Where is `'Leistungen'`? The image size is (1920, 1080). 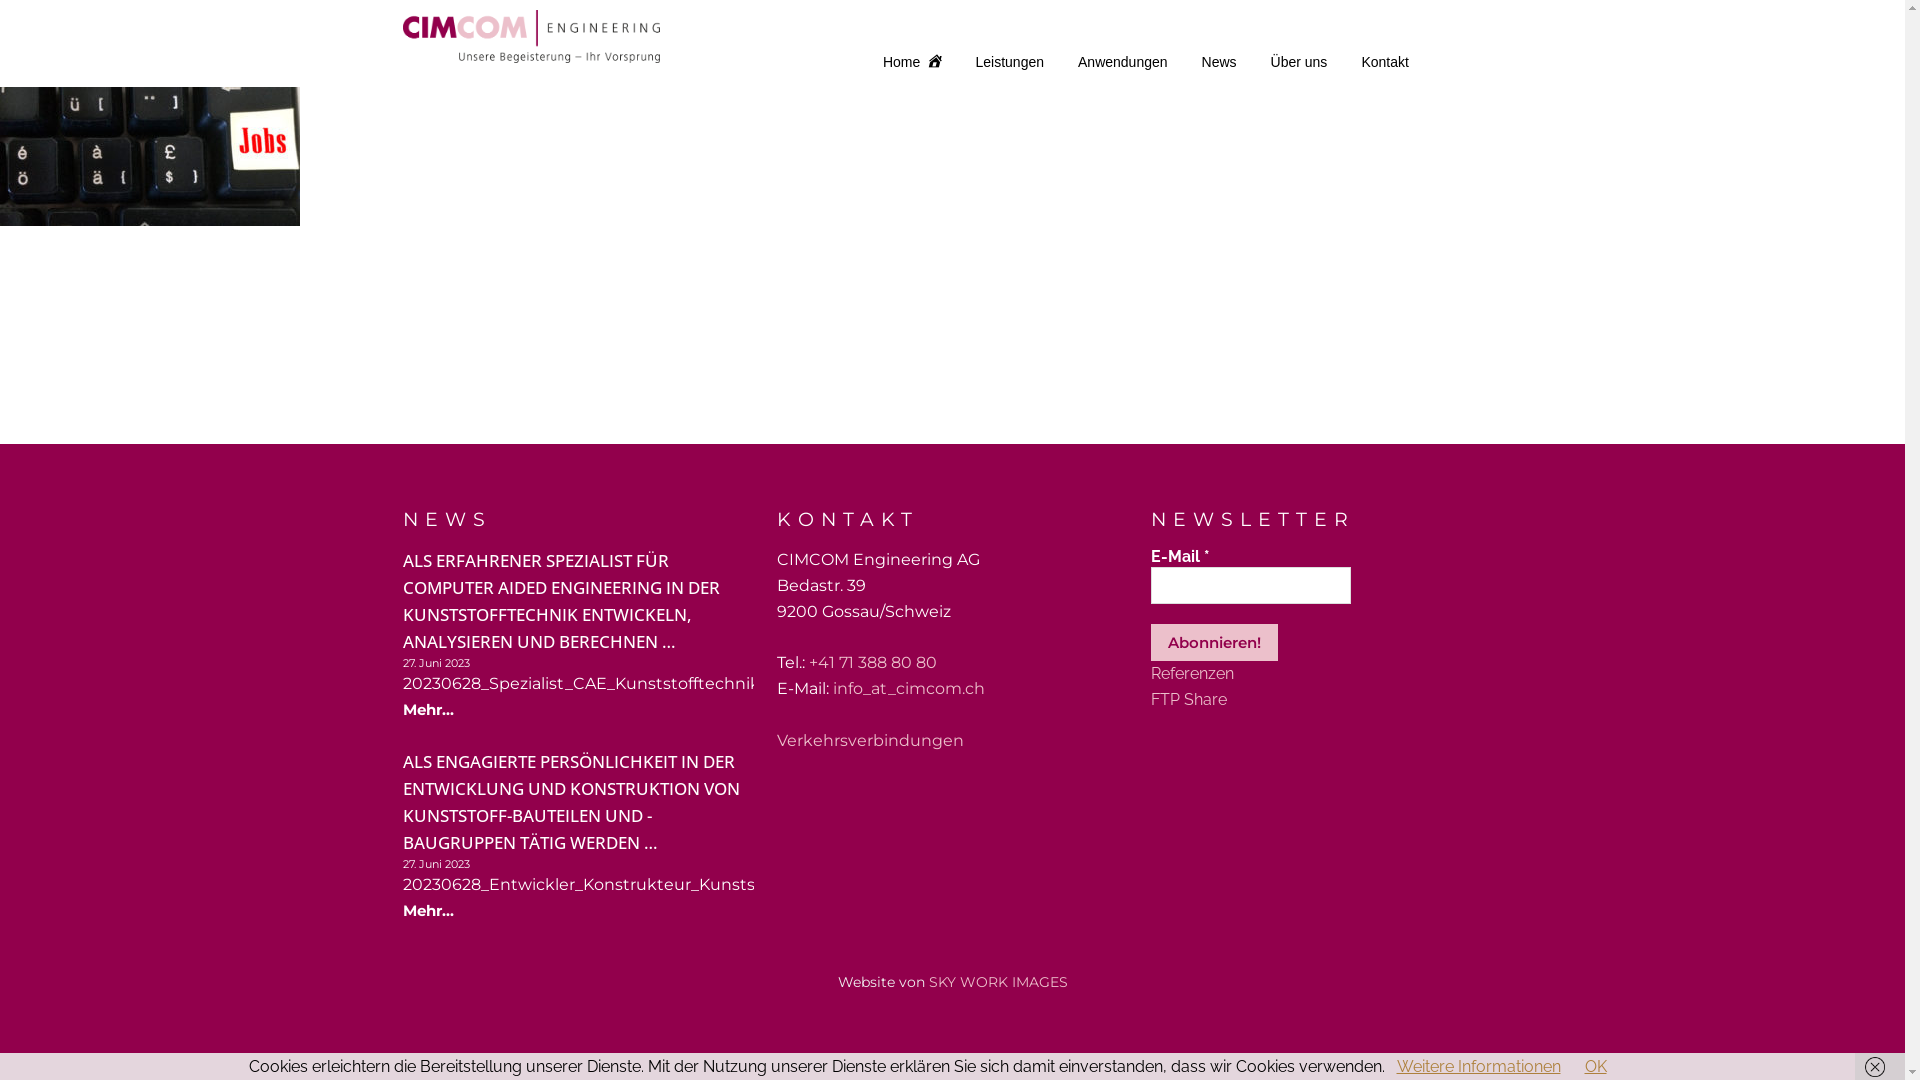
'Leistungen' is located at coordinates (1010, 60).